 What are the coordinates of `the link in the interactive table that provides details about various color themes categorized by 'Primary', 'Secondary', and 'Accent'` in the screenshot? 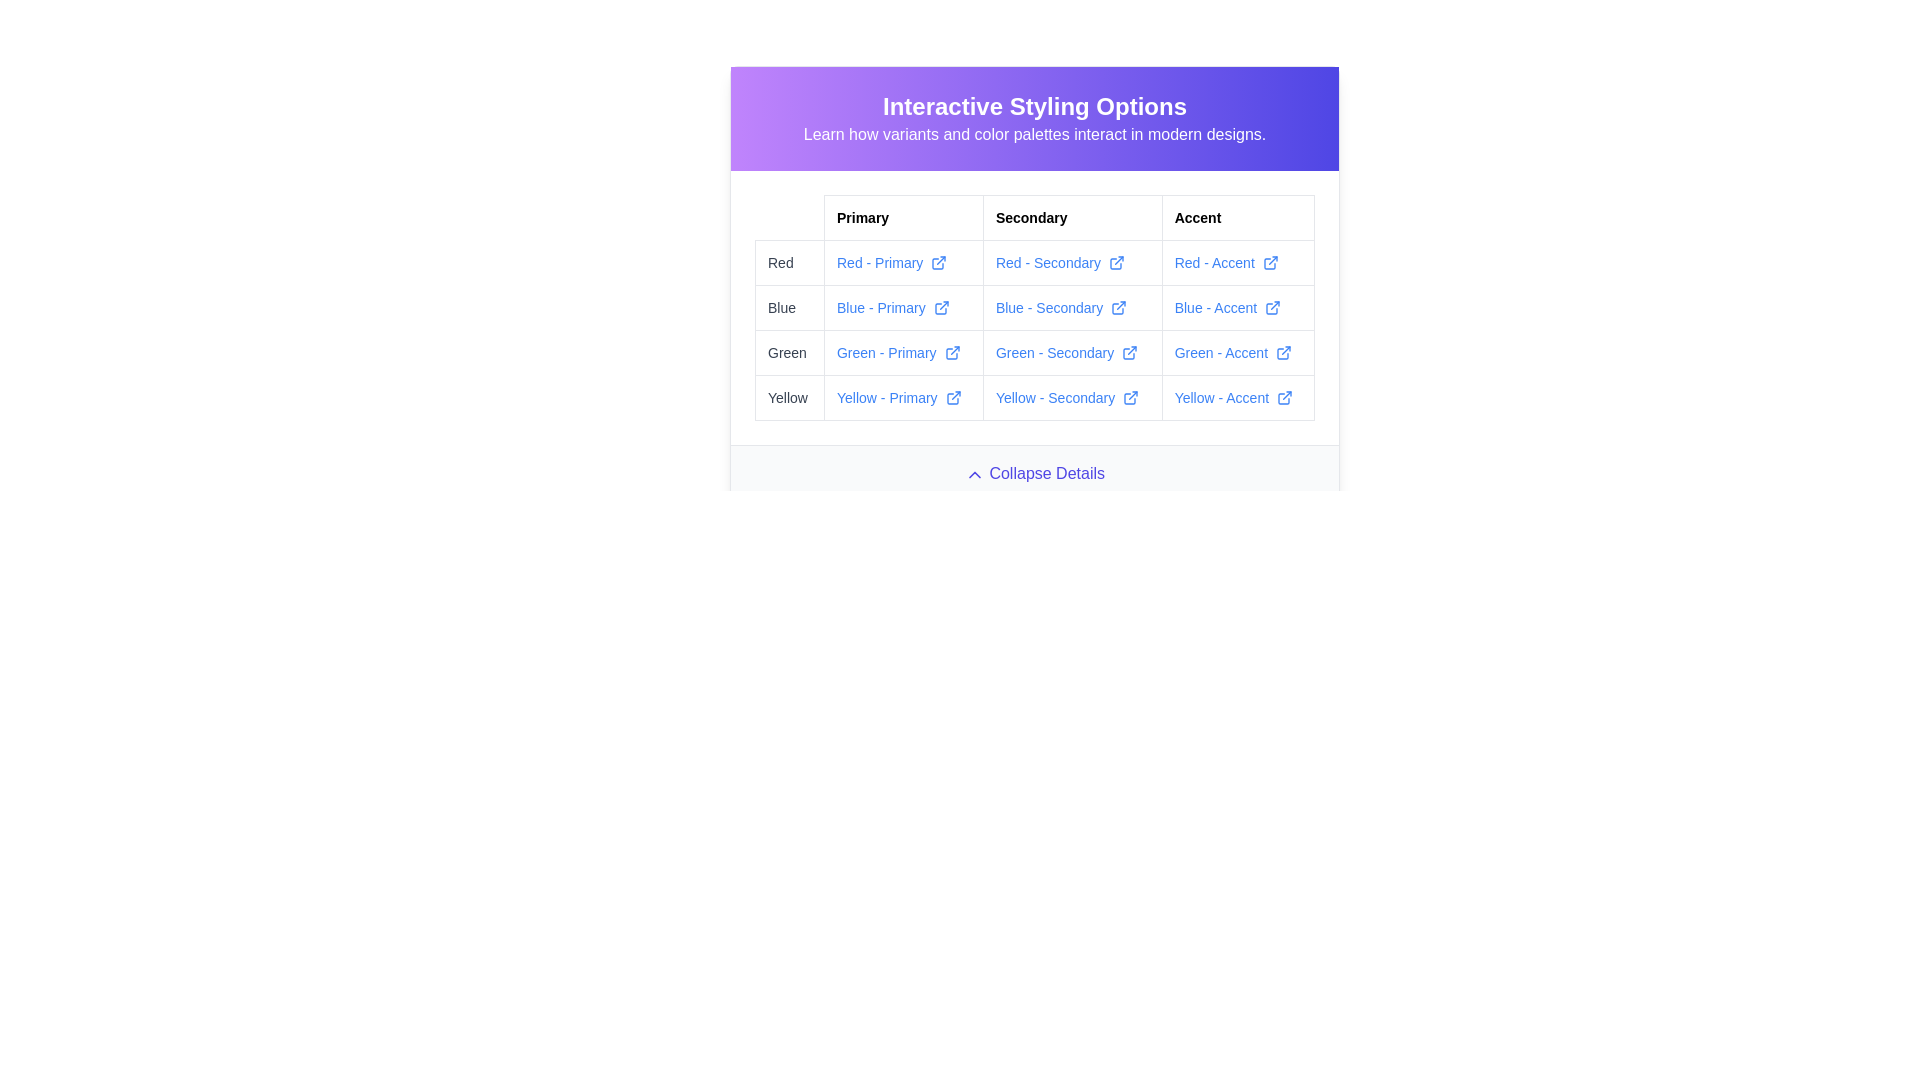 It's located at (1035, 245).